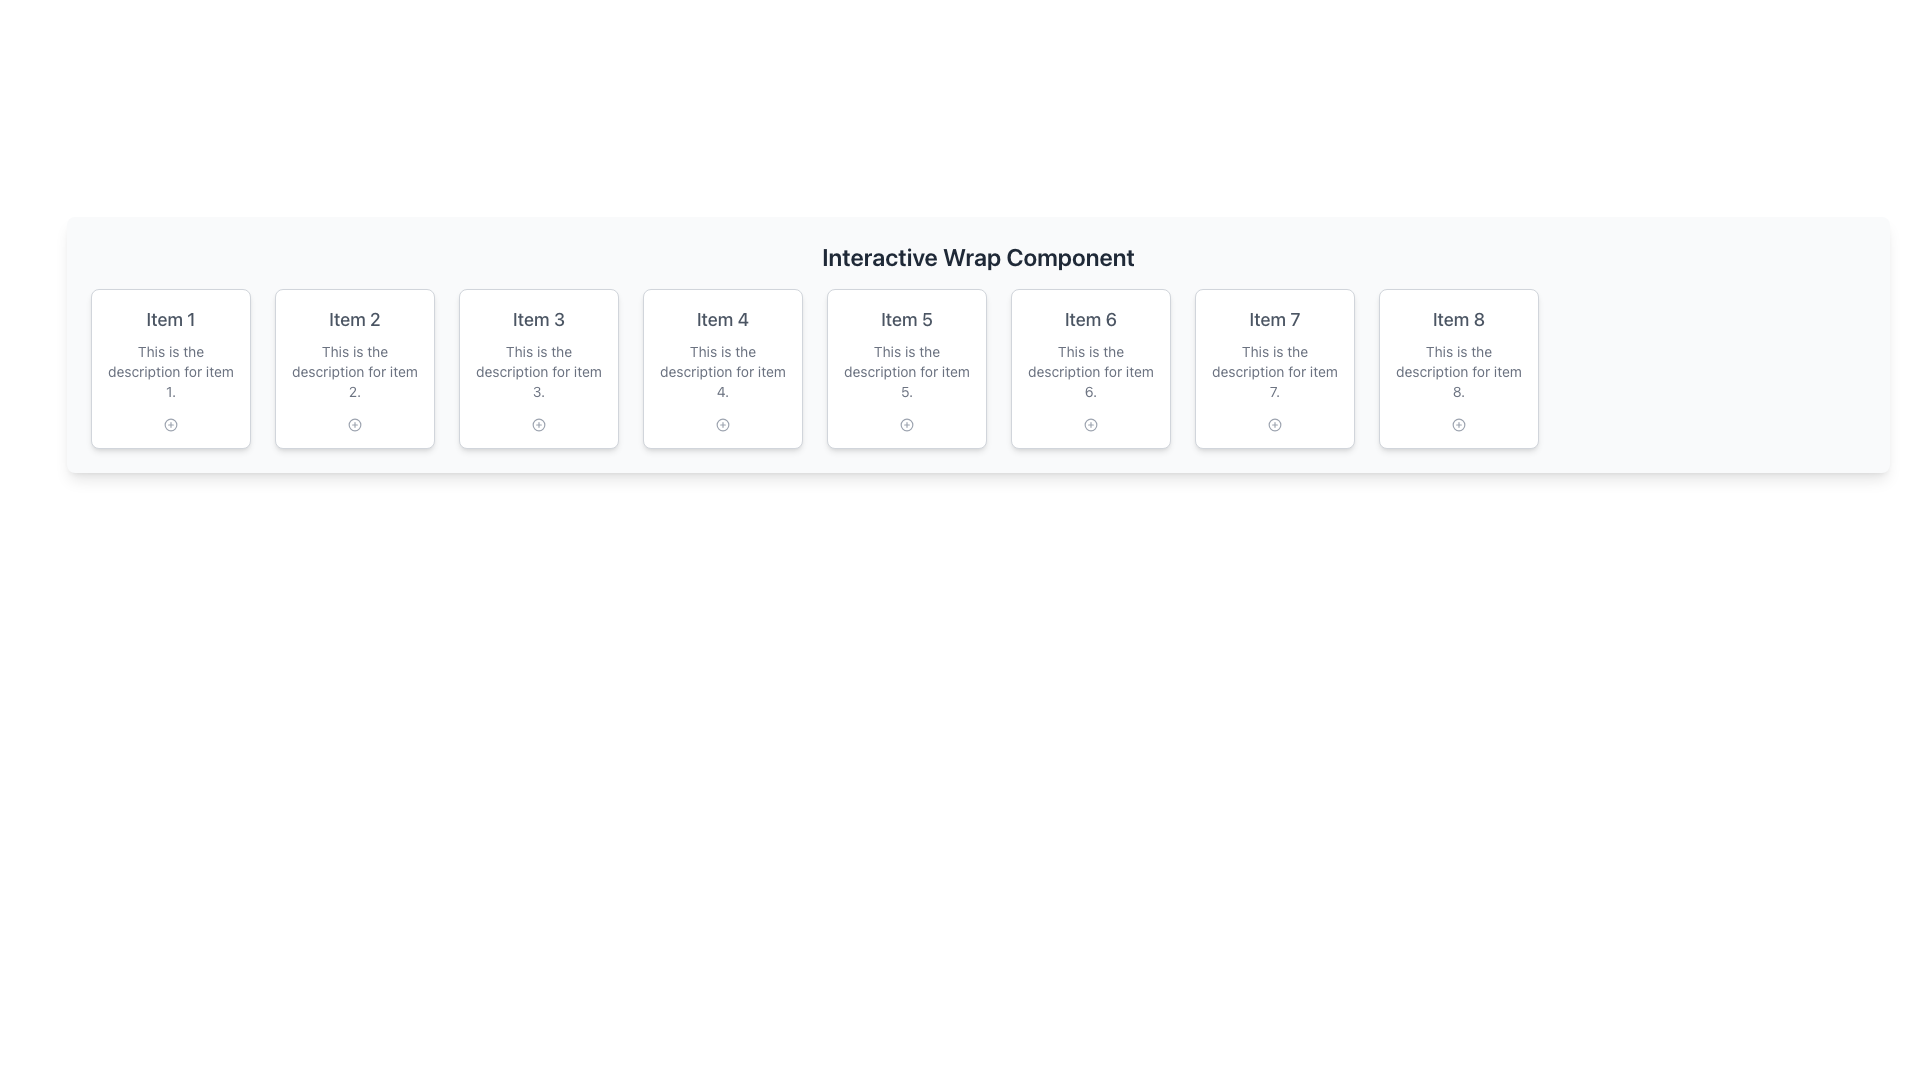 This screenshot has height=1080, width=1920. What do you see at coordinates (906, 319) in the screenshot?
I see `text label that displays the title or name of the content in the card labeled 'Item 5', positioned centrally at the top of the card` at bounding box center [906, 319].